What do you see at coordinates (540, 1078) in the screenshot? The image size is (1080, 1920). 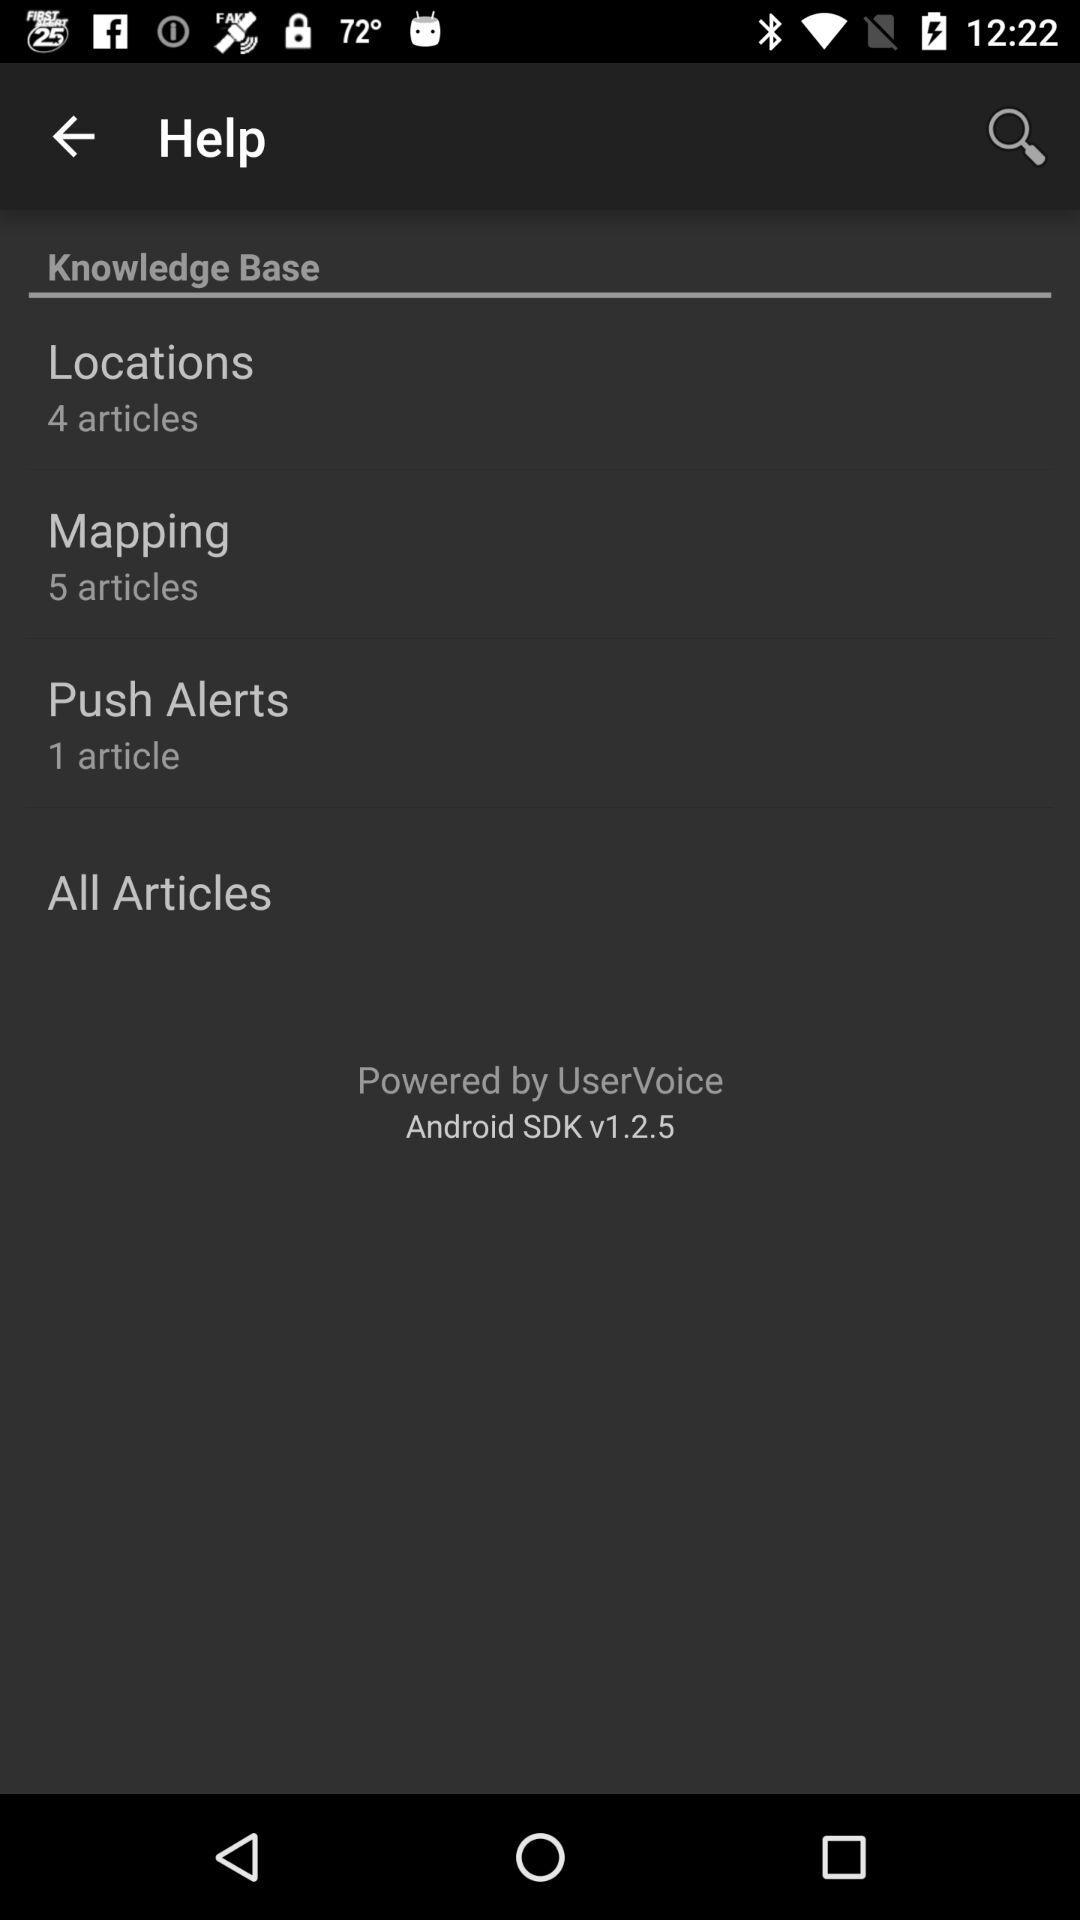 I see `powered by uservoice icon` at bounding box center [540, 1078].